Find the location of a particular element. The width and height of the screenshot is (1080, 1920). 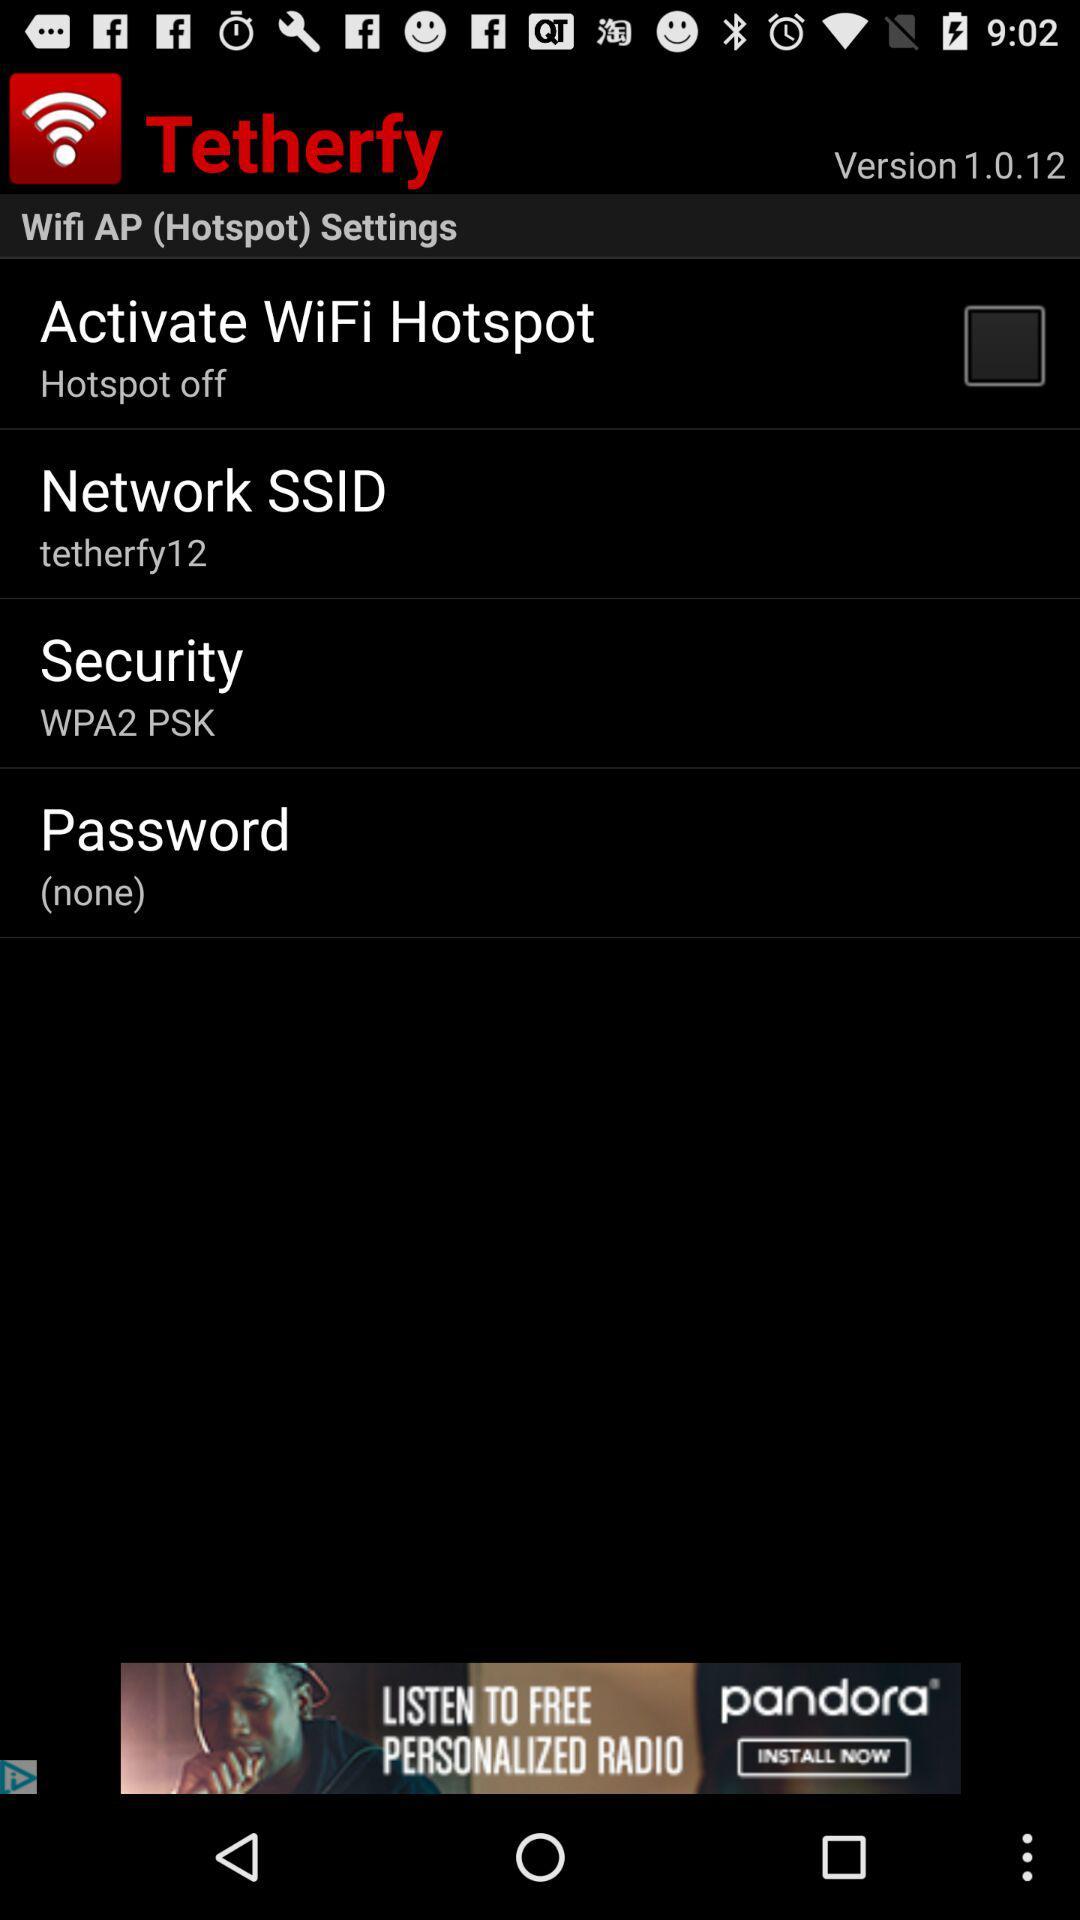

(none) is located at coordinates (92, 890).